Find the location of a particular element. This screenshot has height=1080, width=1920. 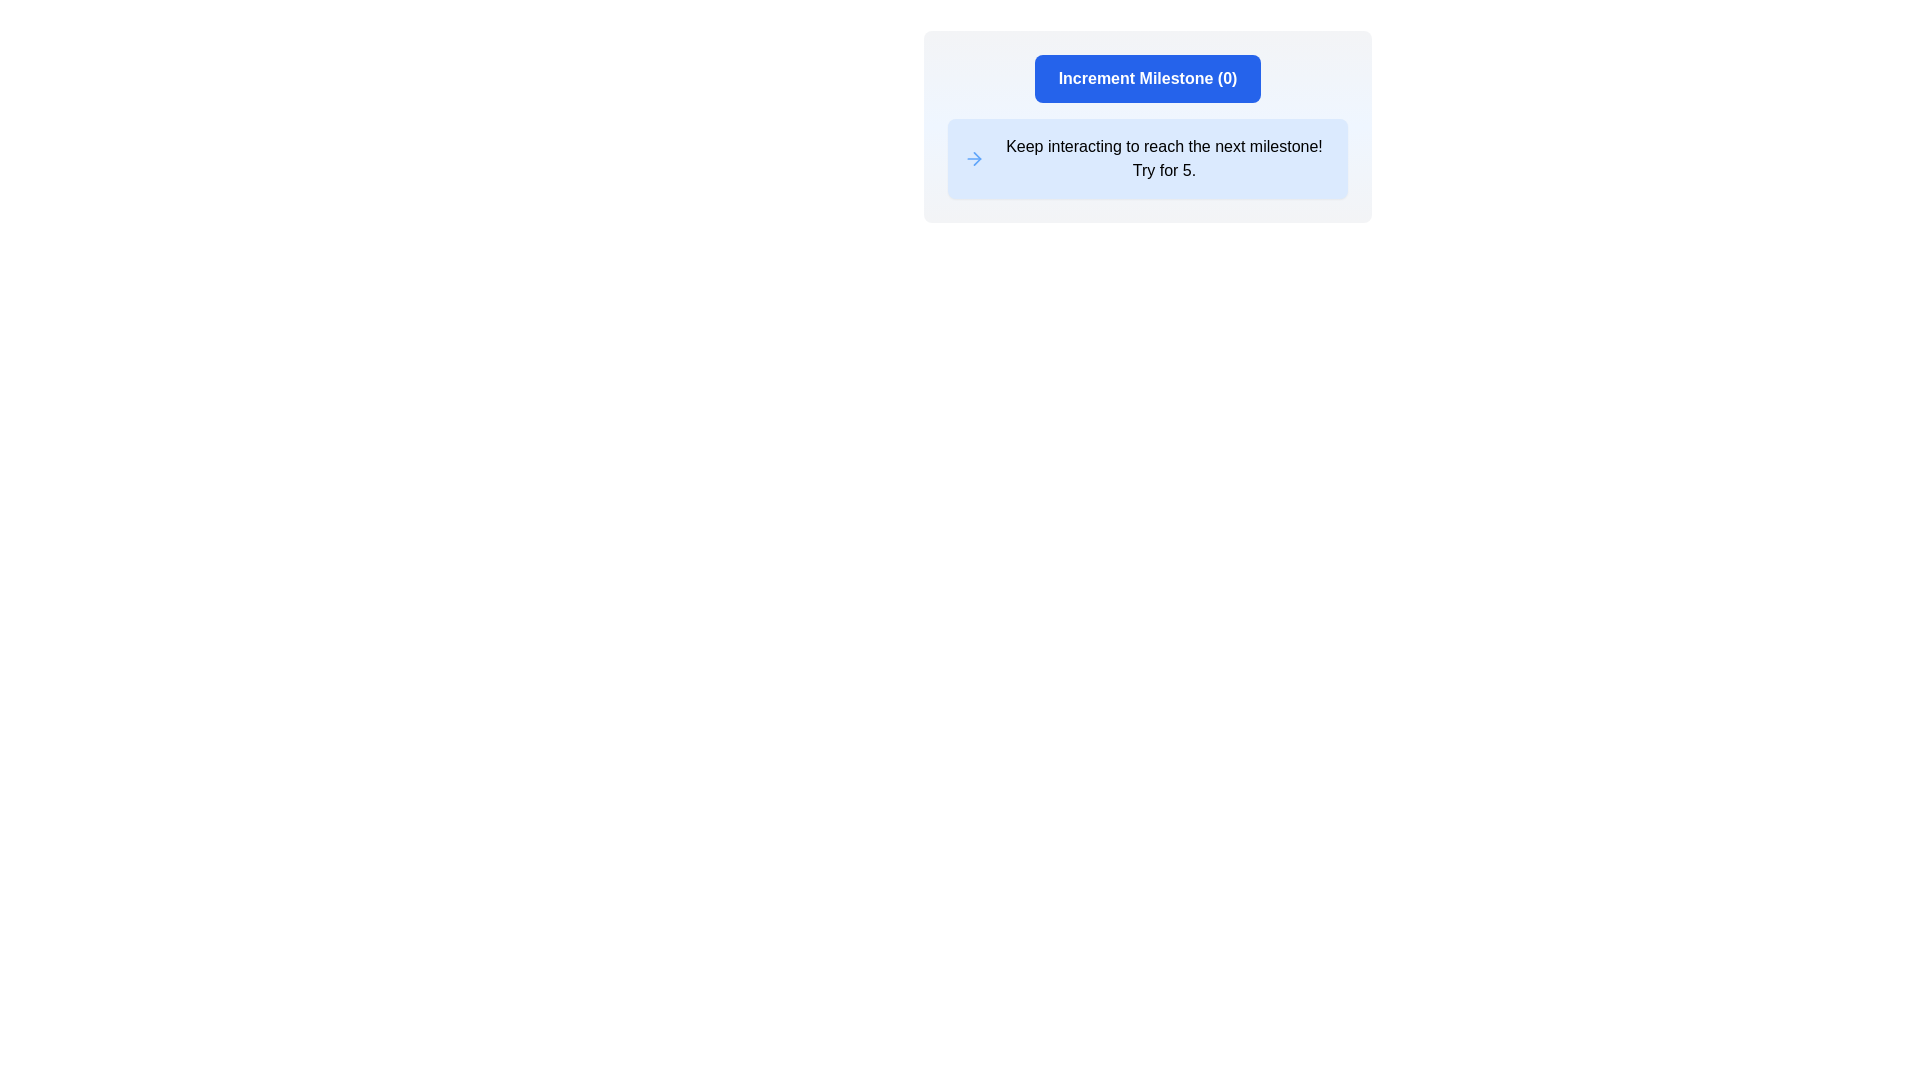

the blue arrow icon pointing right, which is located at the start of the text 'Keep interacting to reach the next milestone! Try for 5.' is located at coordinates (974, 157).